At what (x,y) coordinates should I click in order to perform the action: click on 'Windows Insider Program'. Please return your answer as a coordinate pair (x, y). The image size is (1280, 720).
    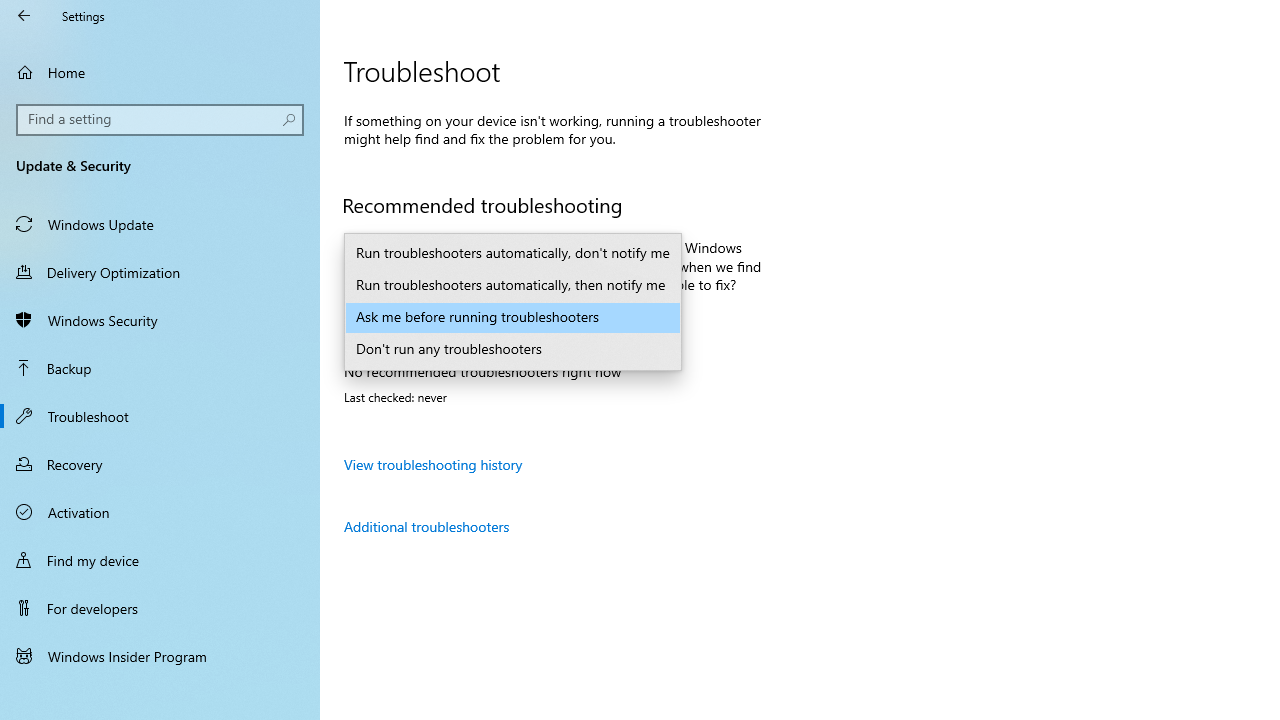
    Looking at the image, I should click on (160, 655).